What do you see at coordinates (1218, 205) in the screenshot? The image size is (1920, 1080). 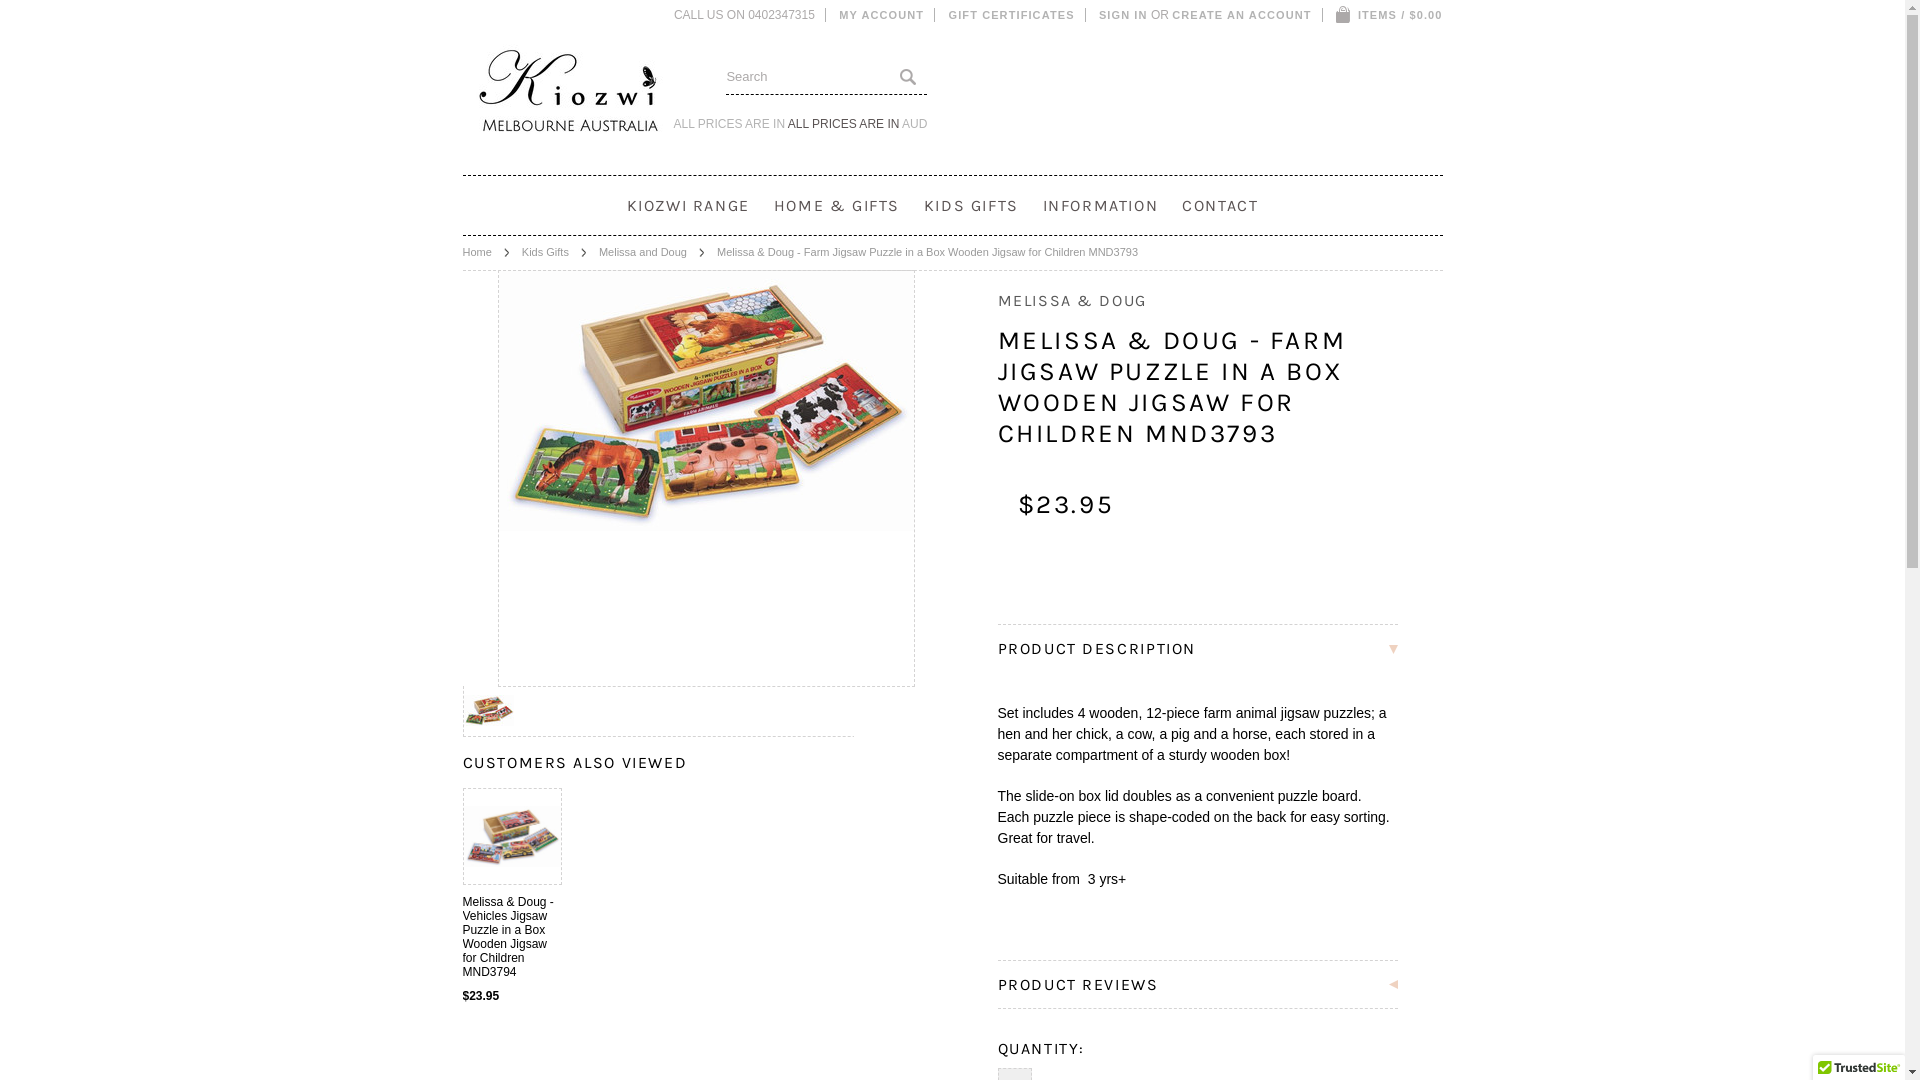 I see `'CONTACT'` at bounding box center [1218, 205].